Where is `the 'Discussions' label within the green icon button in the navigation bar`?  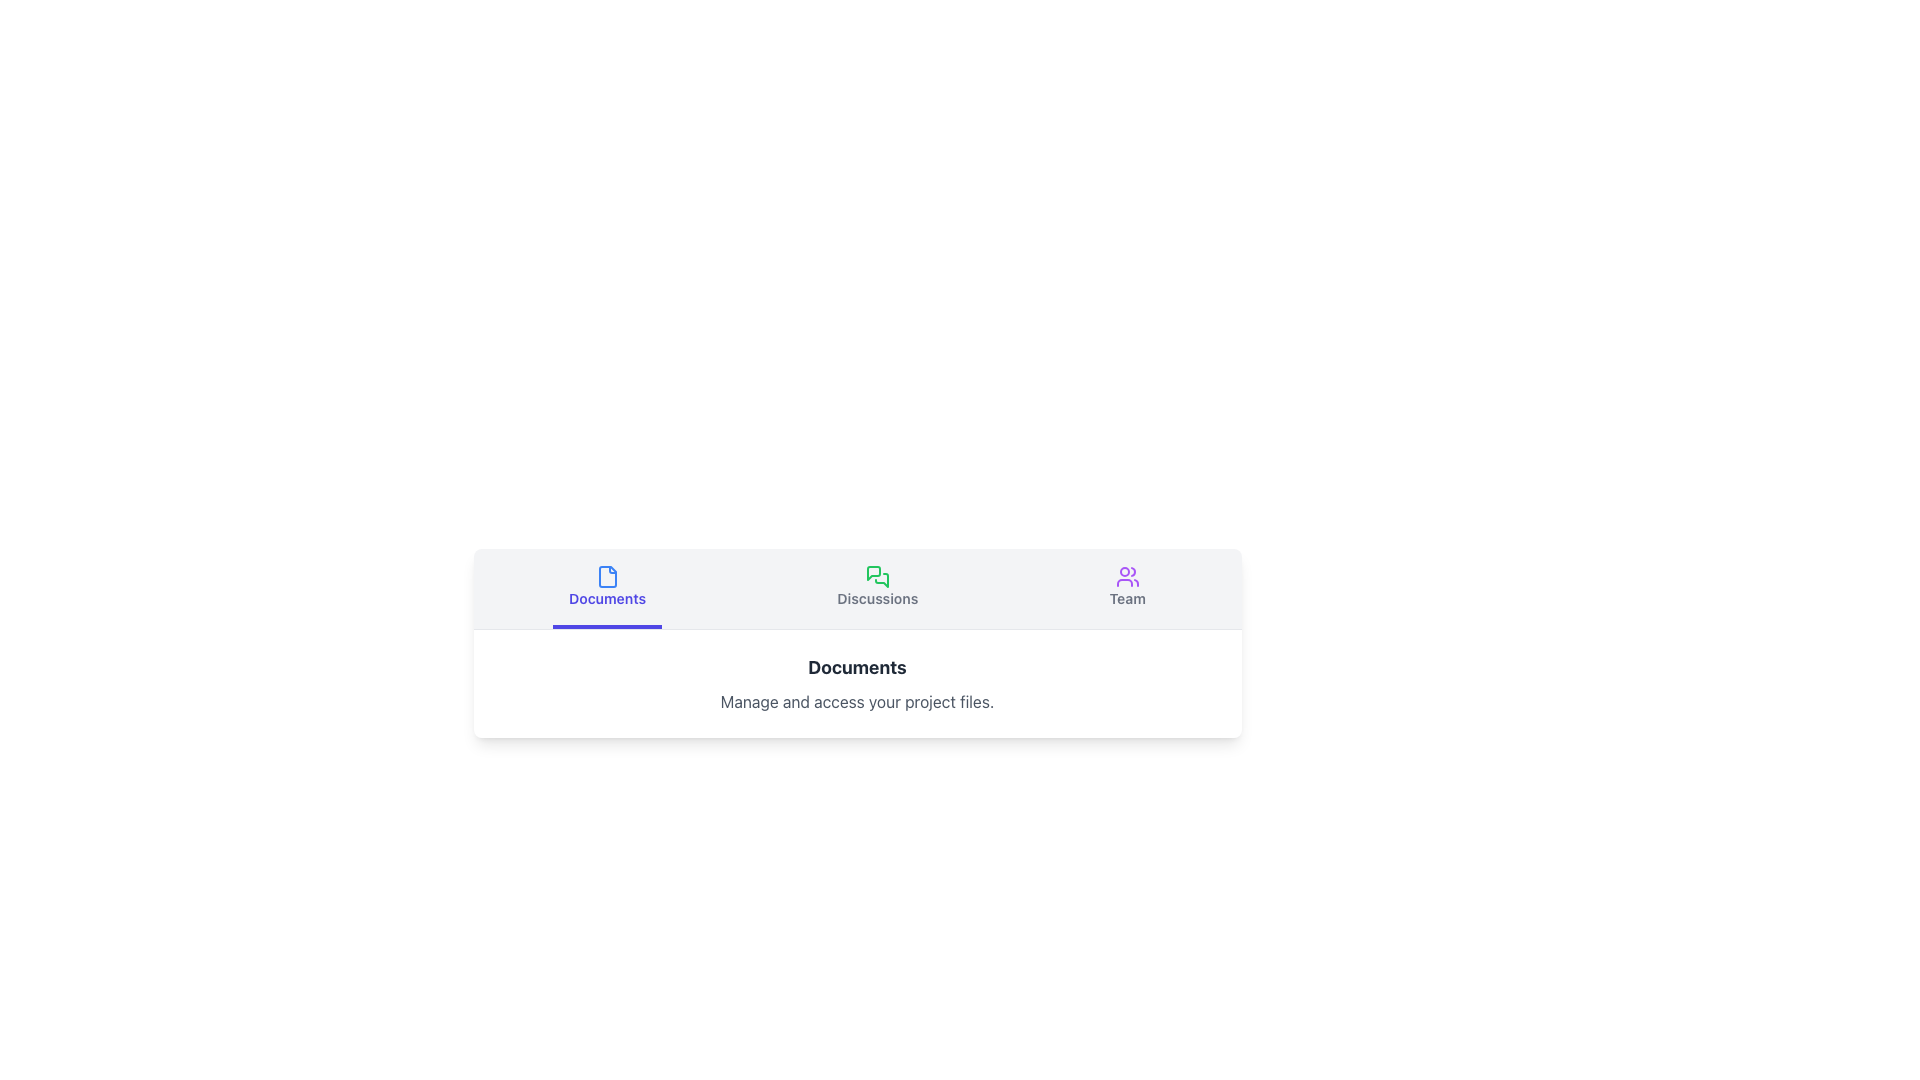 the 'Discussions' label within the green icon button in the navigation bar is located at coordinates (877, 597).